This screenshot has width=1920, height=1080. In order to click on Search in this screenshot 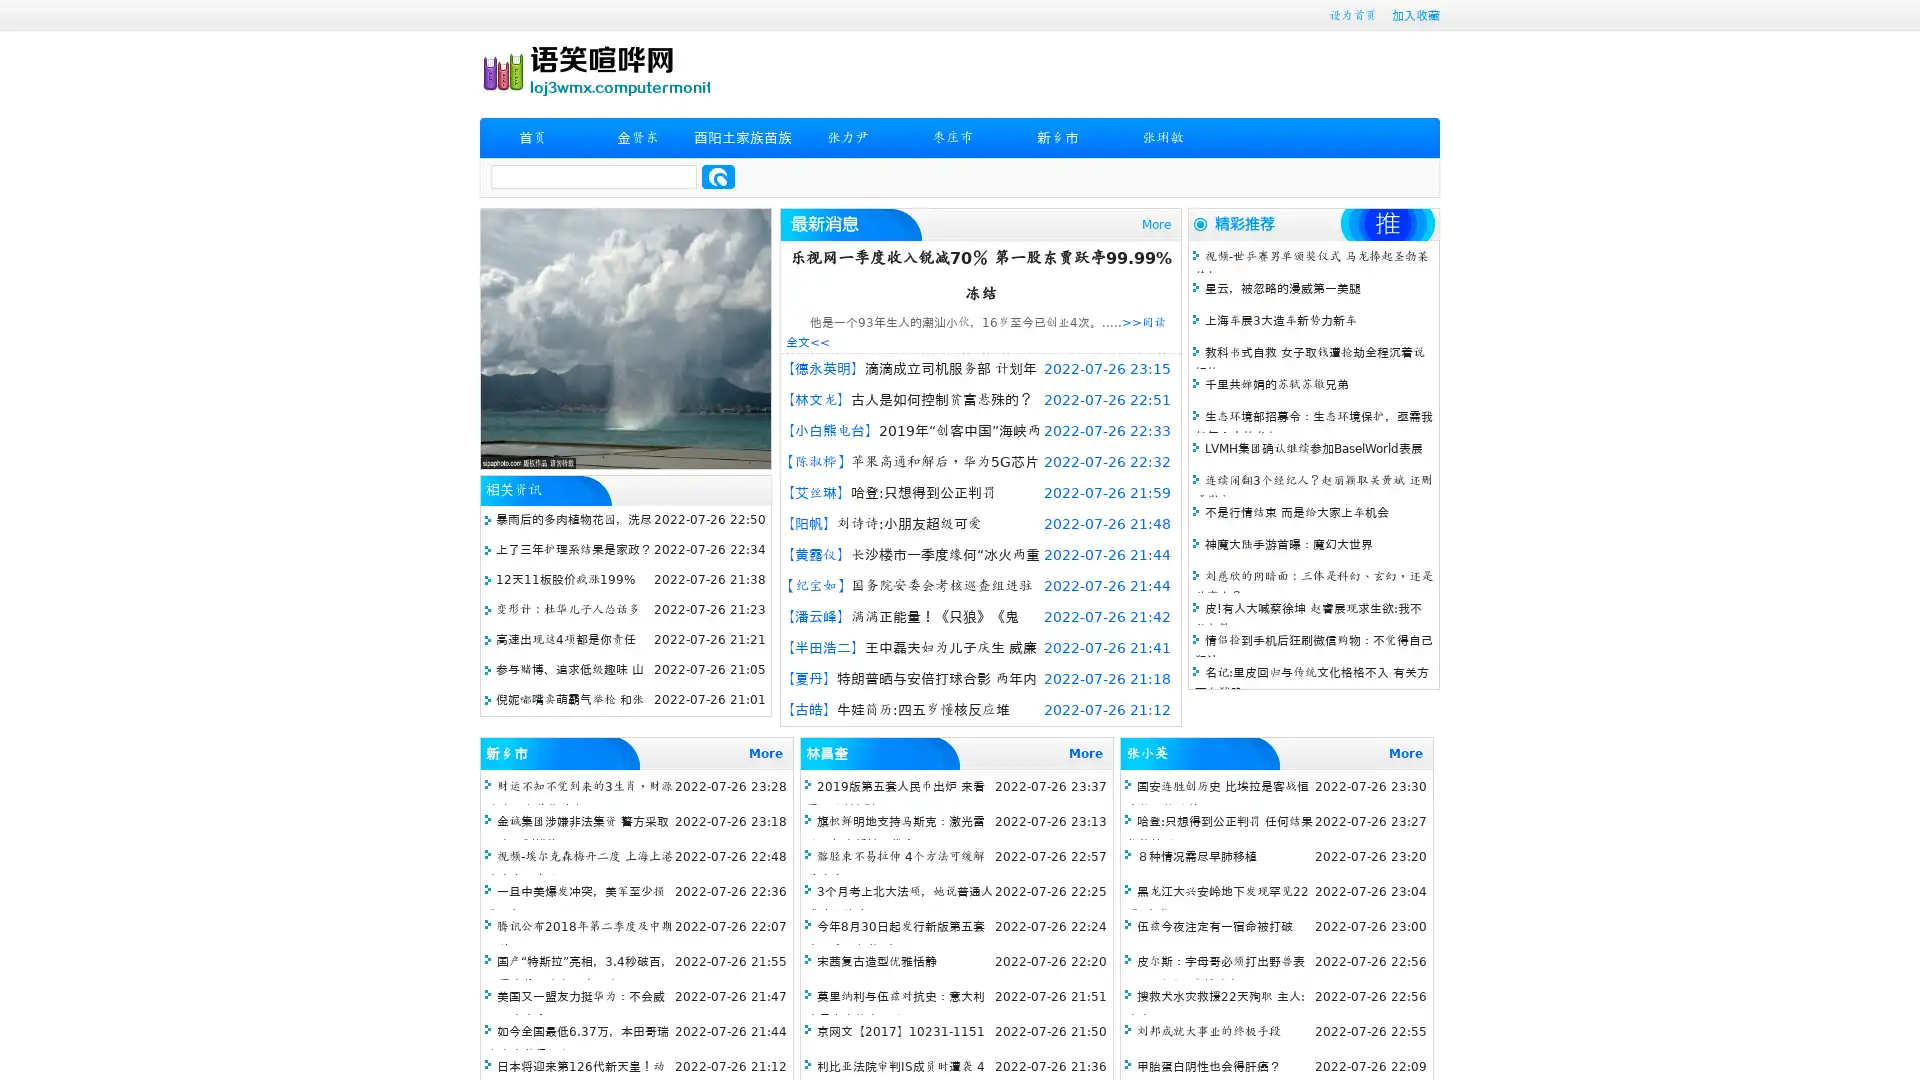, I will do `click(718, 176)`.